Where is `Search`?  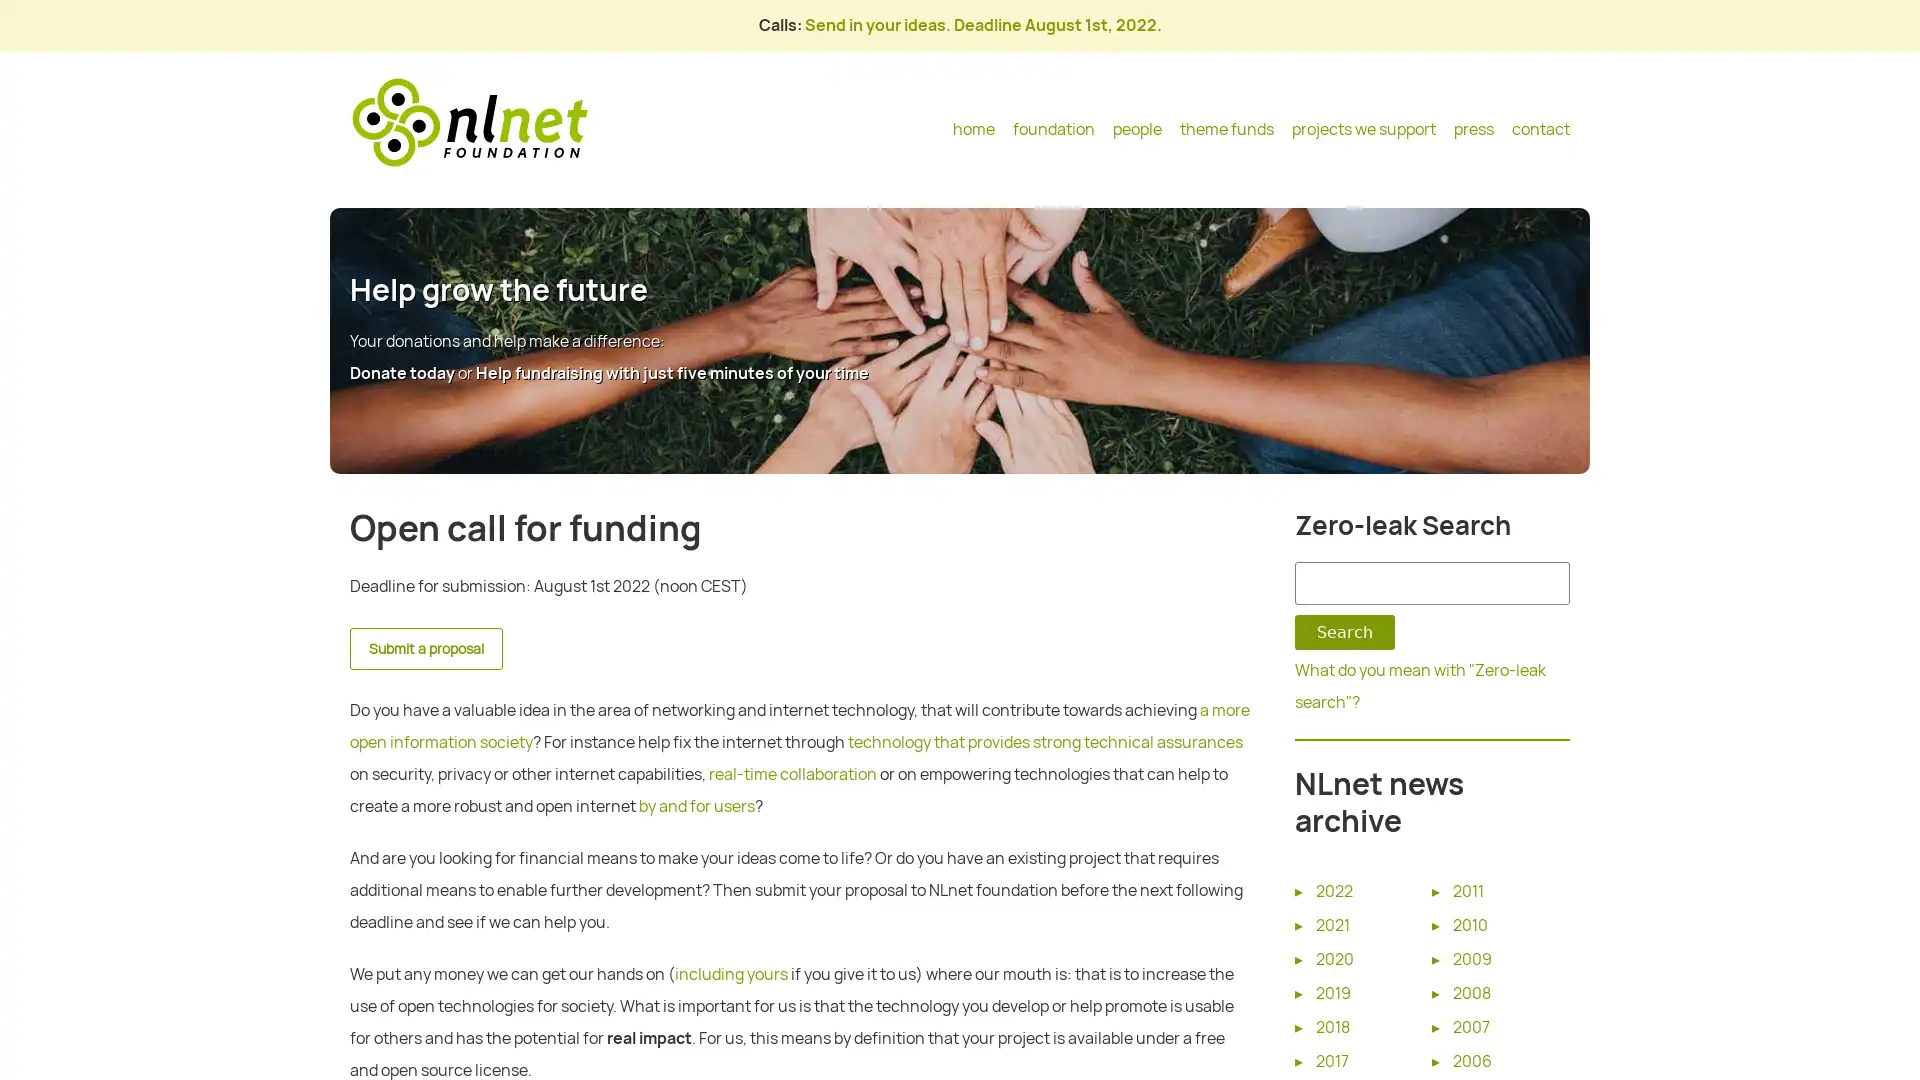 Search is located at coordinates (1344, 632).